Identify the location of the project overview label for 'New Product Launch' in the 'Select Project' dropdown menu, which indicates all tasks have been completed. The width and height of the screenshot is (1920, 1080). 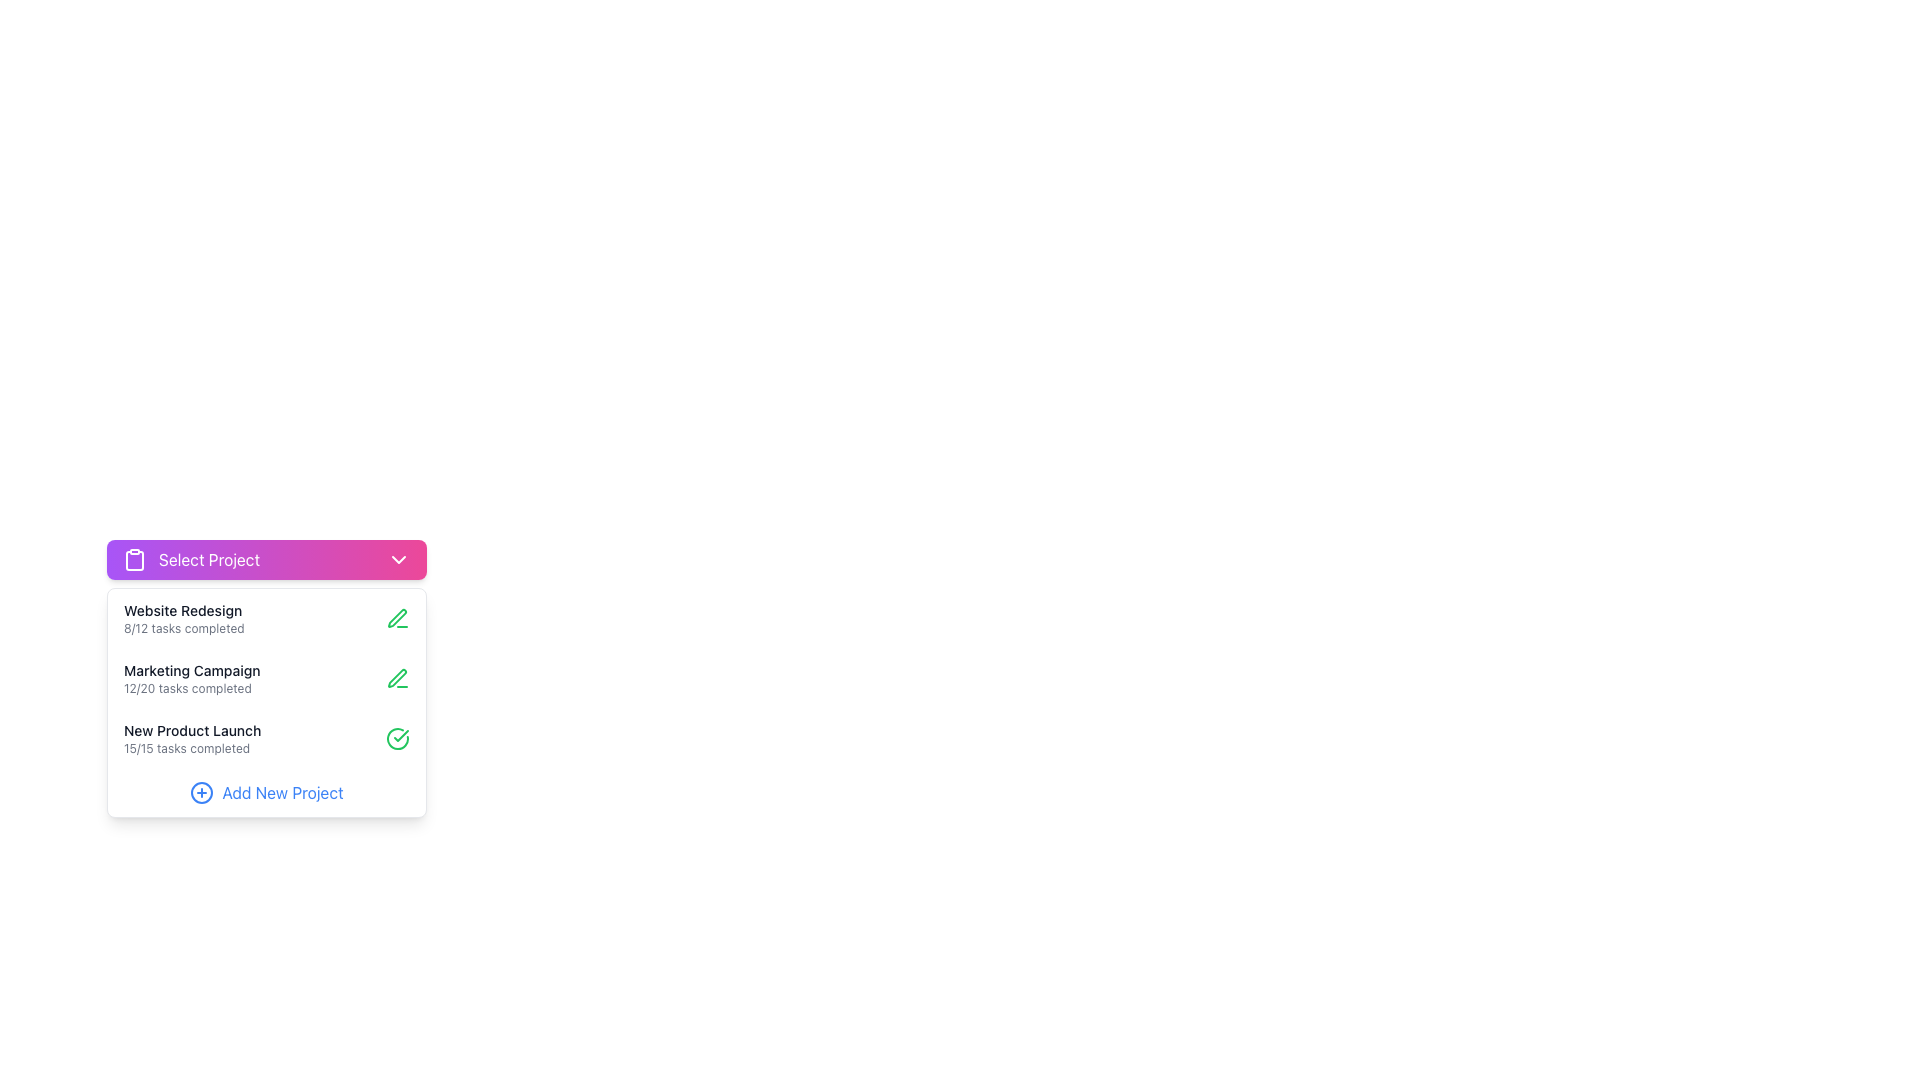
(192, 739).